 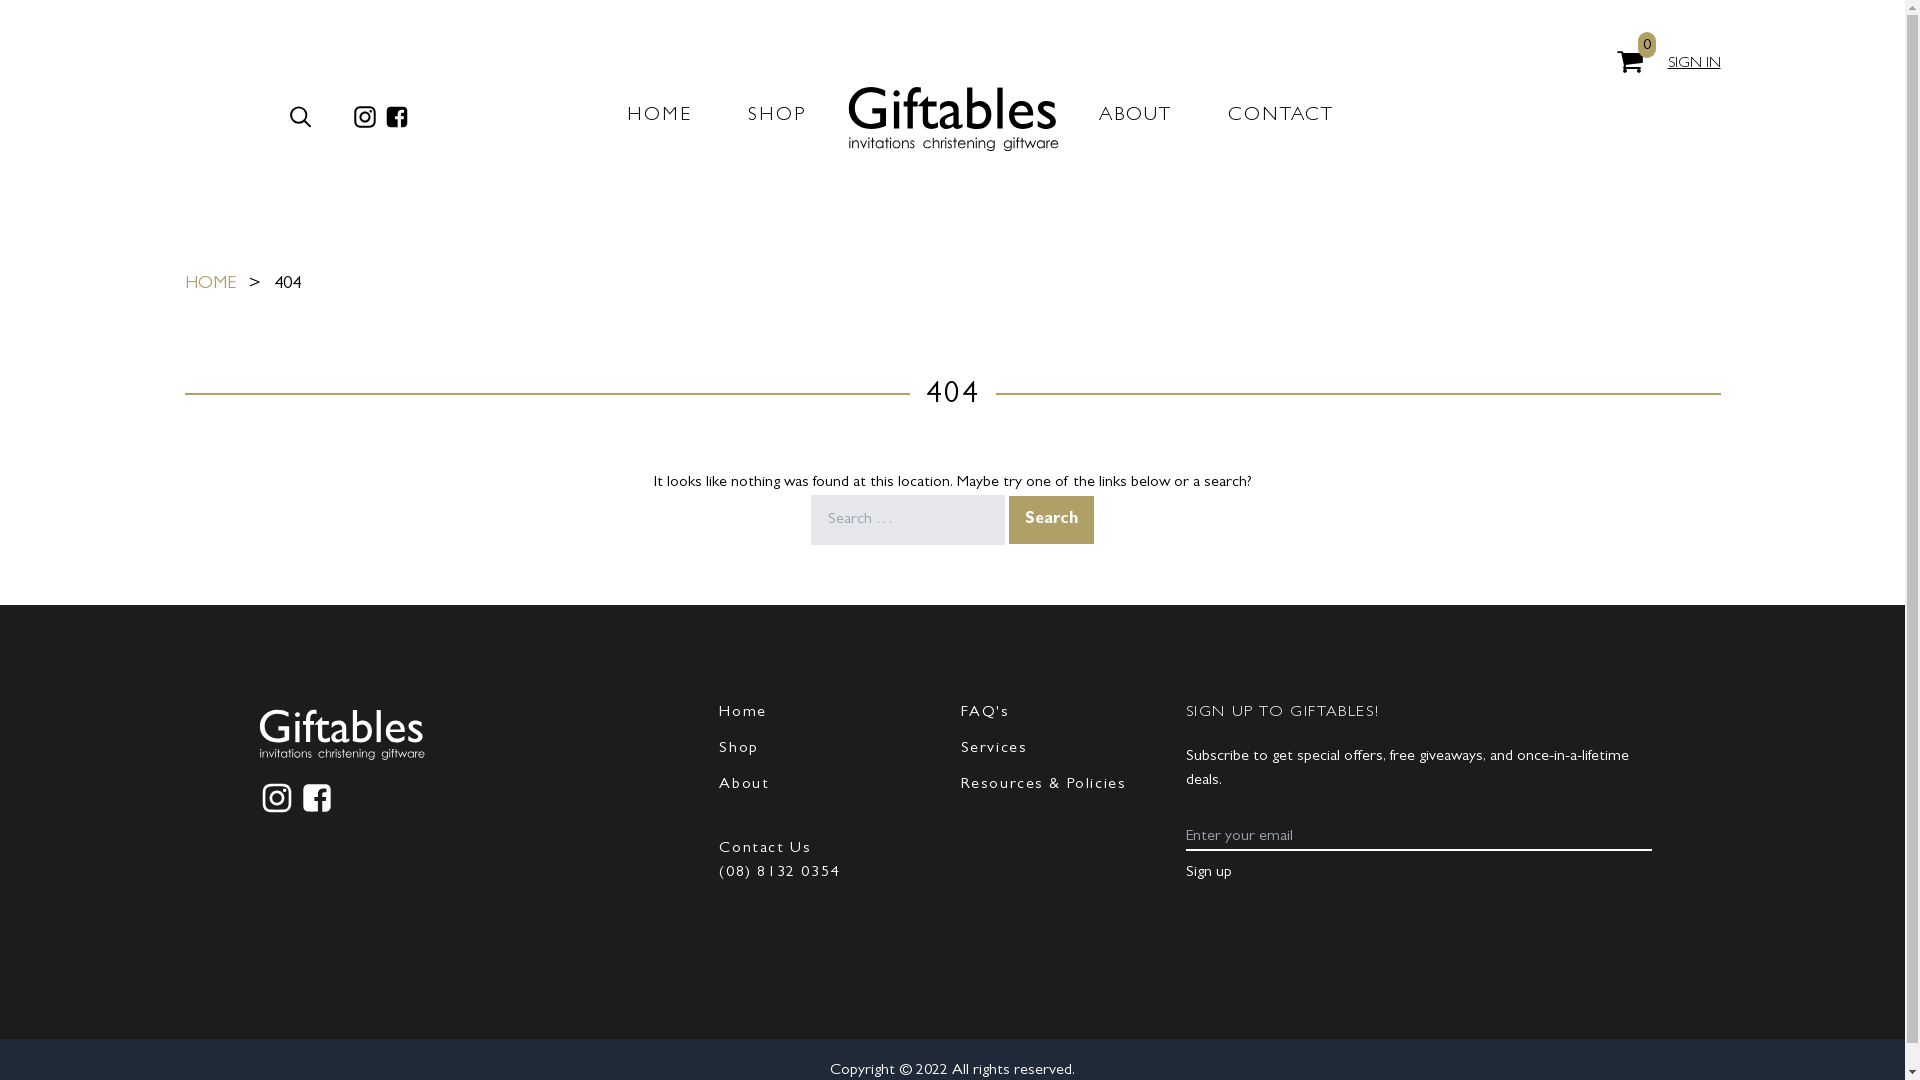 I want to click on '(08) 8132 0354', so click(x=777, y=871).